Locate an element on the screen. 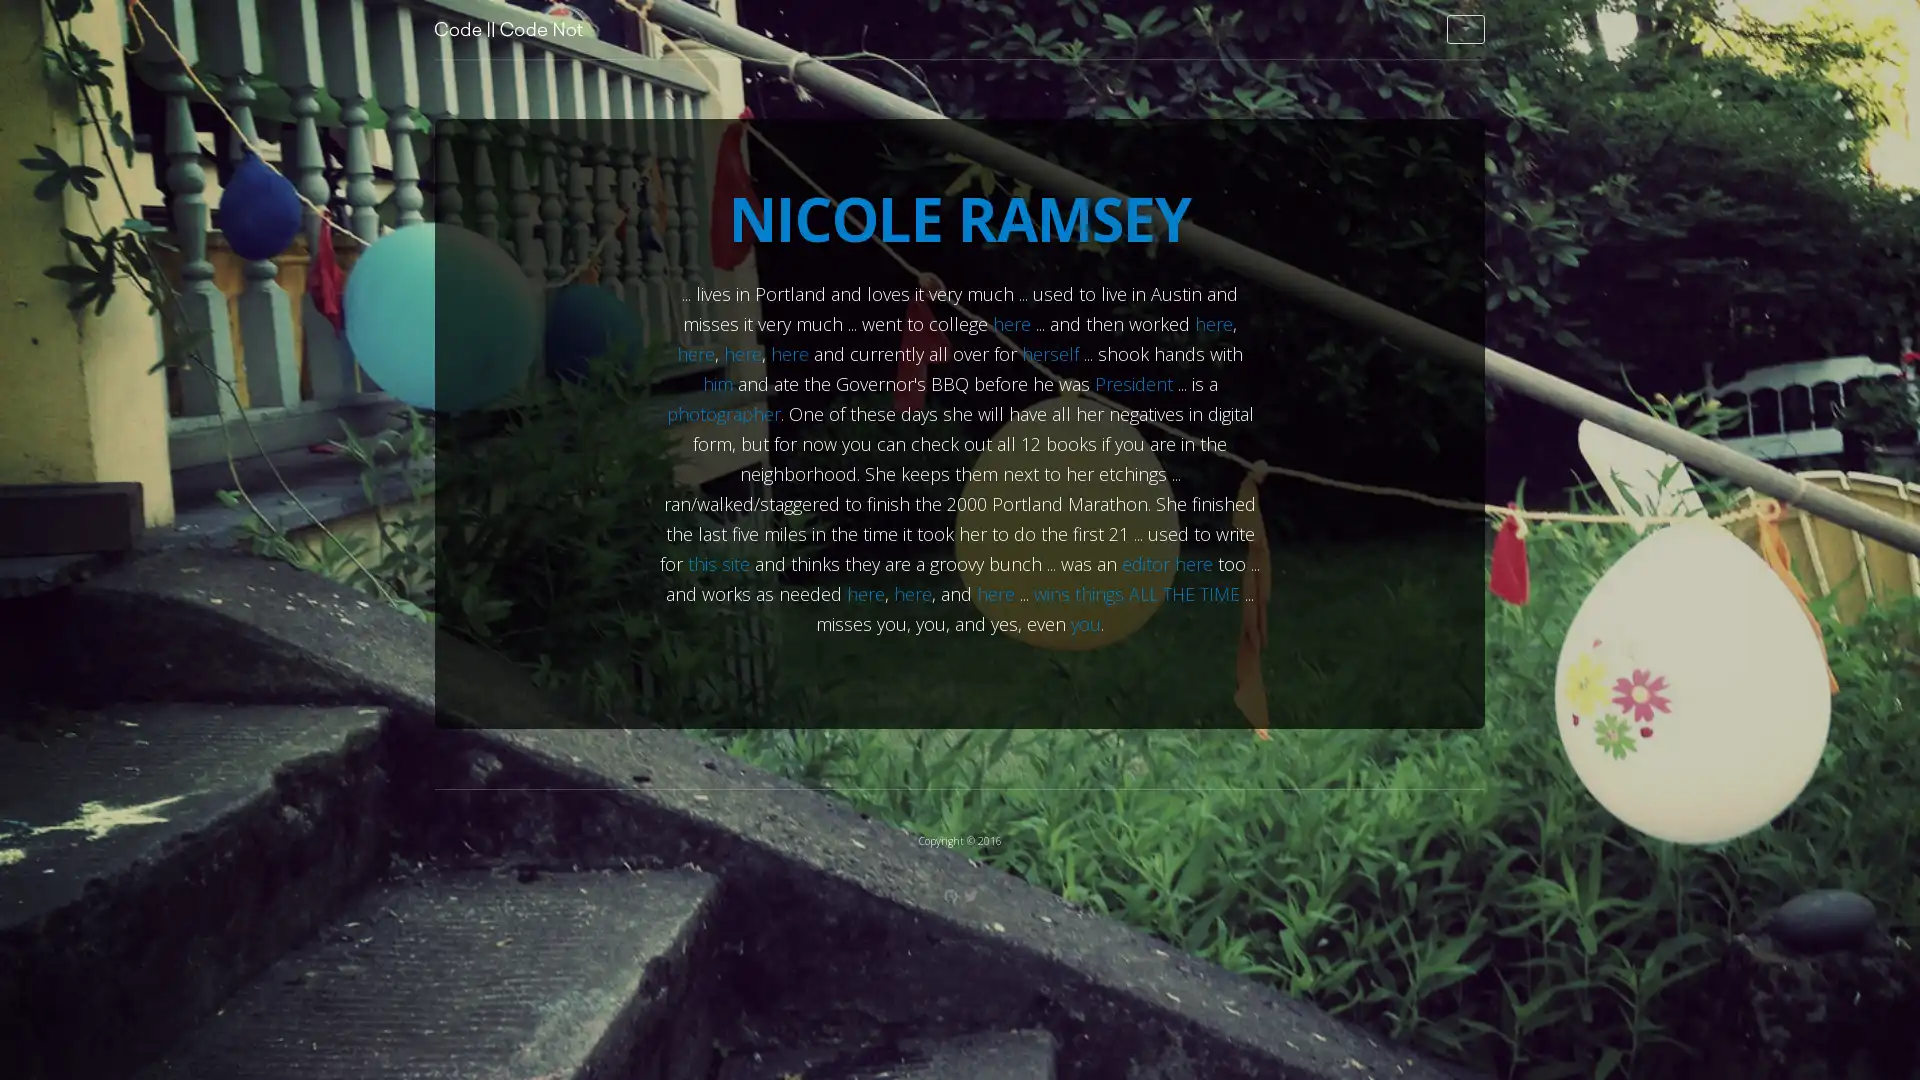 The height and width of the screenshot is (1080, 1920). Select page is located at coordinates (1465, 28).